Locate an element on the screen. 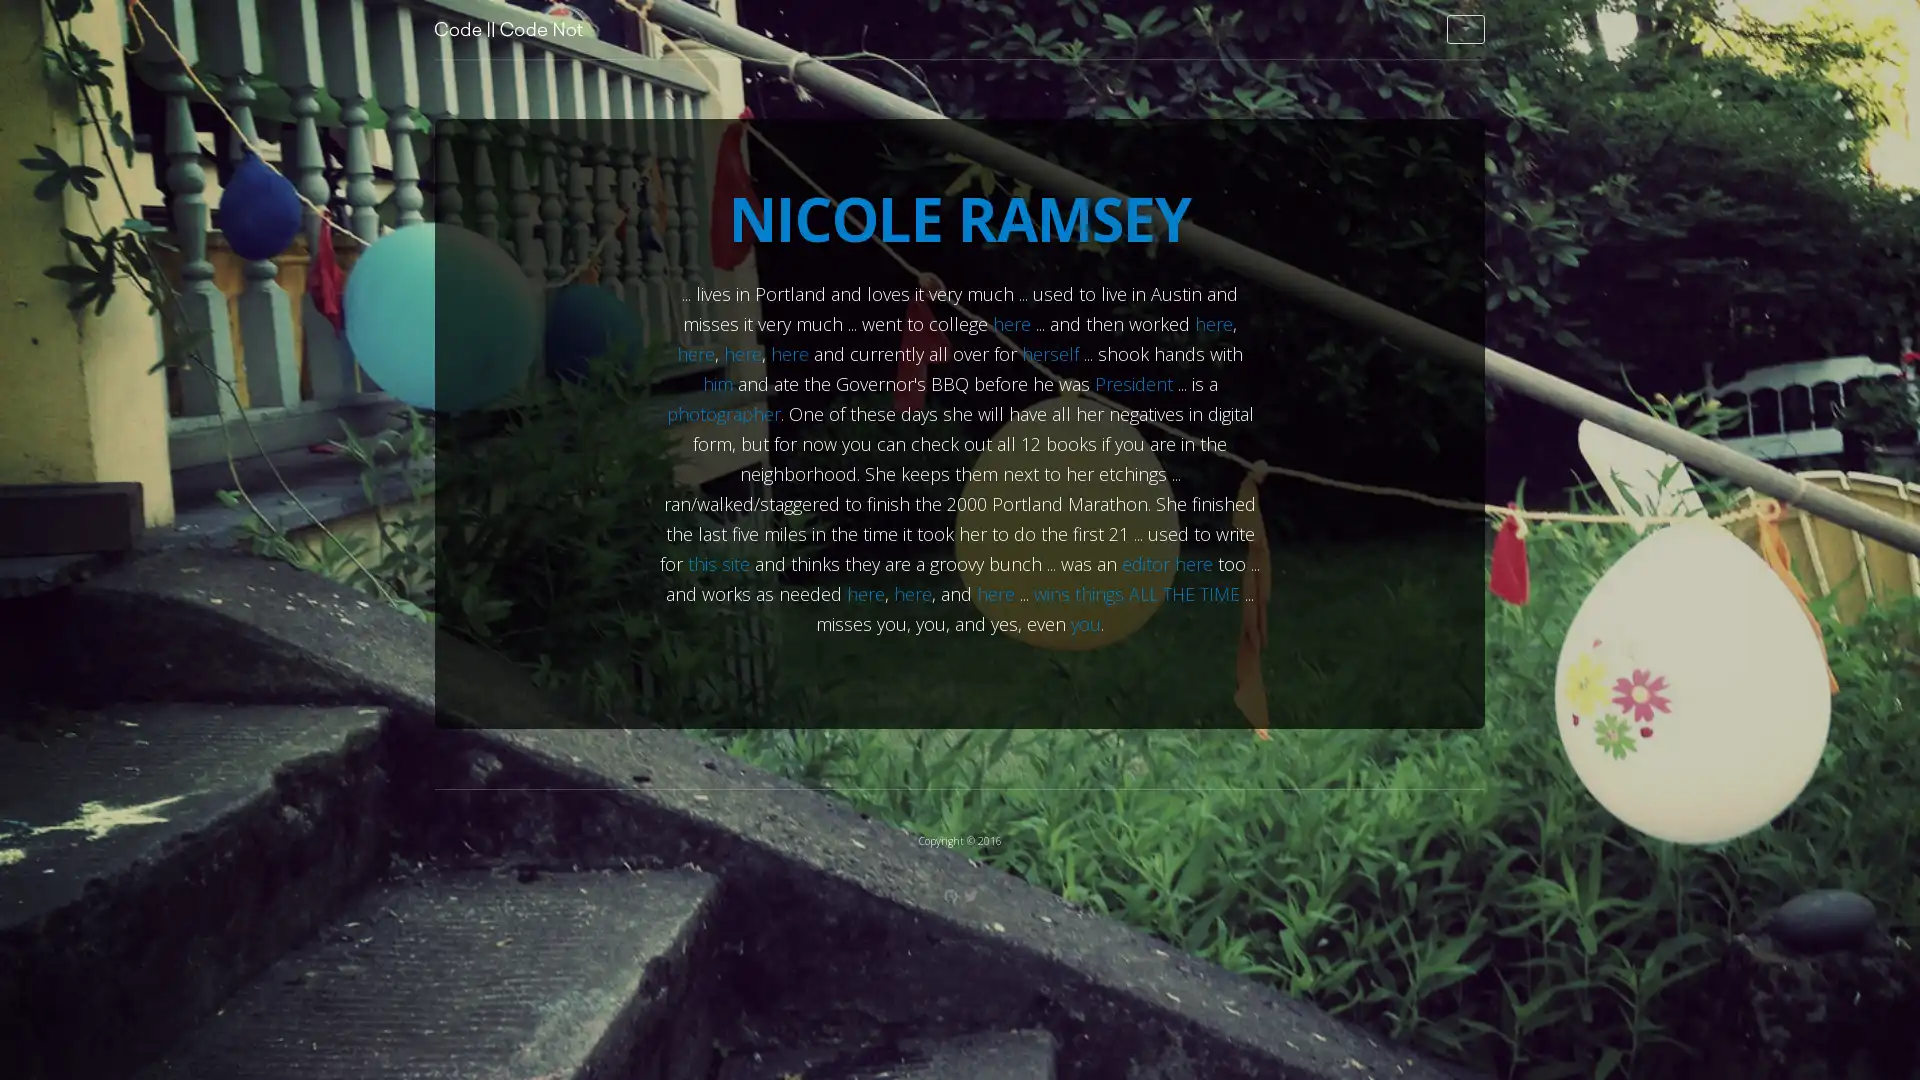 The height and width of the screenshot is (1080, 1920). Select page is located at coordinates (1465, 28).